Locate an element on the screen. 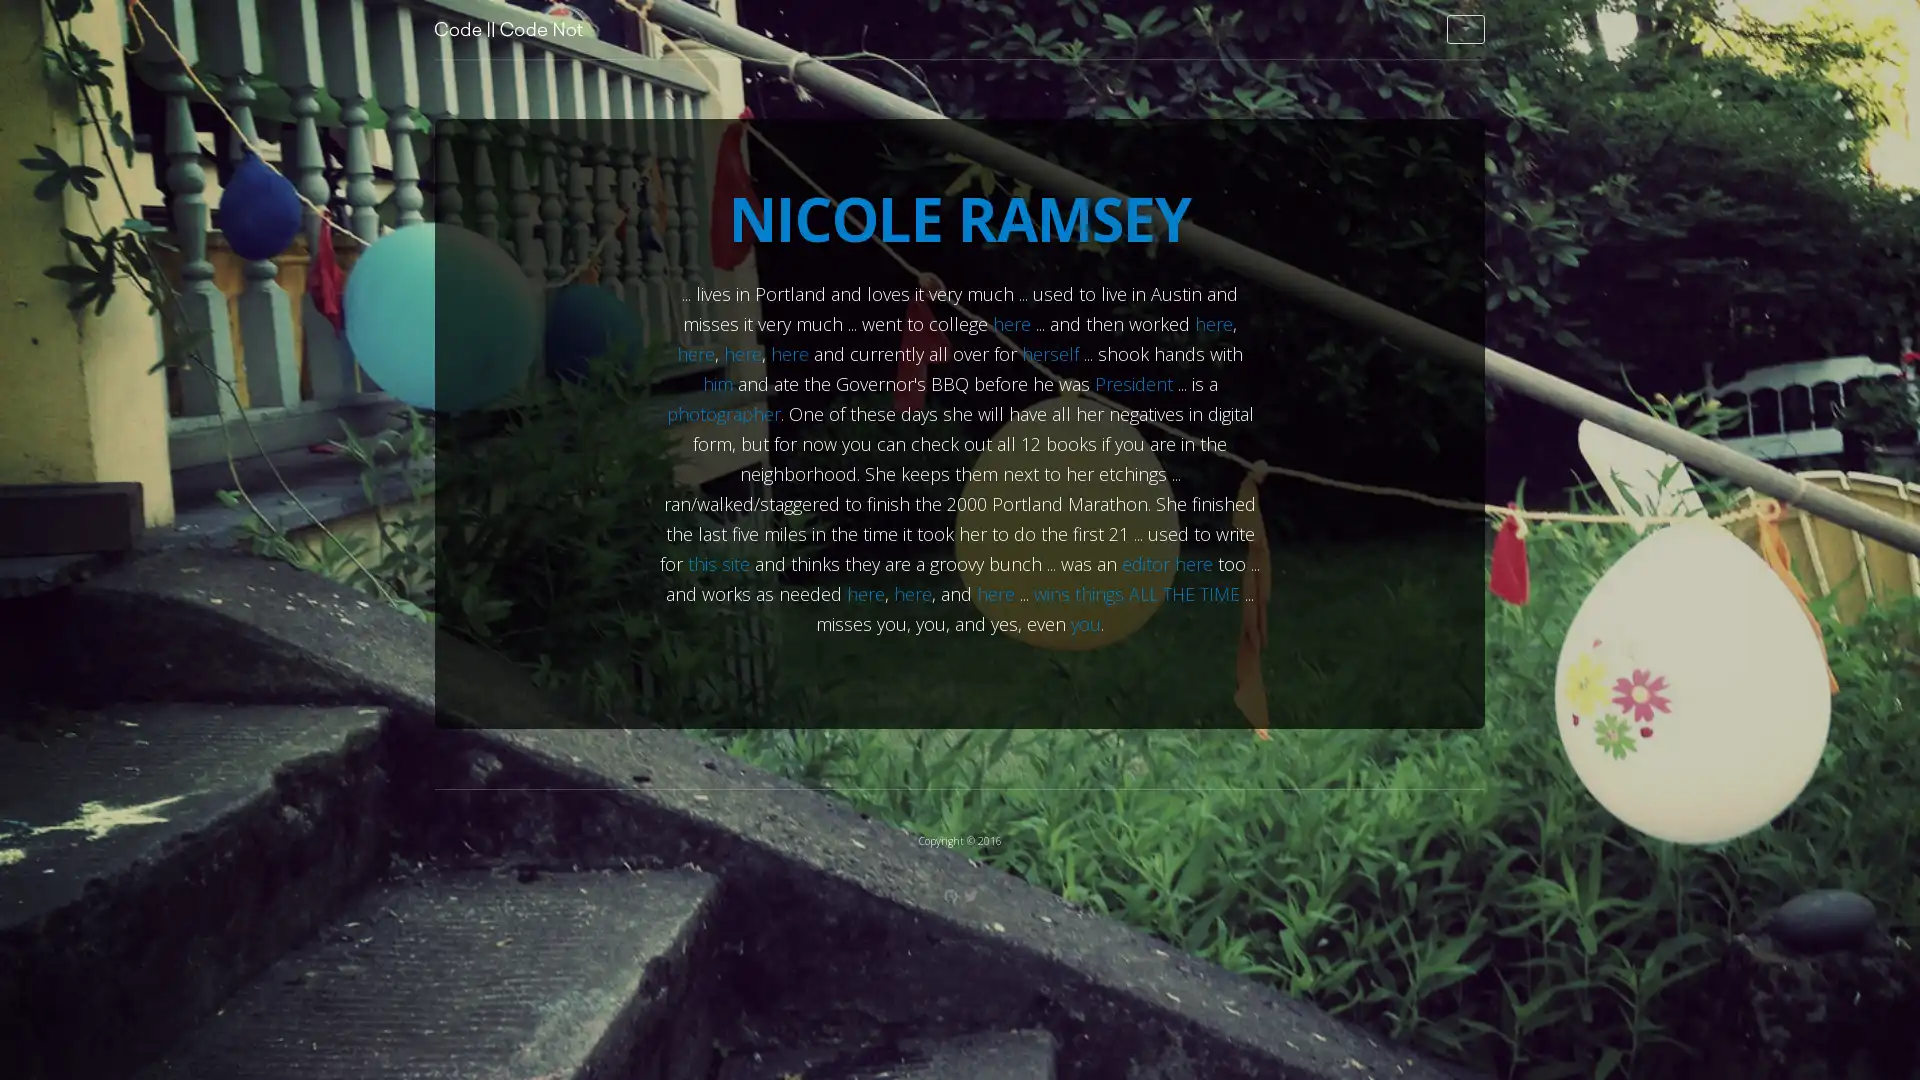 The height and width of the screenshot is (1080, 1920). Select page is located at coordinates (1465, 28).